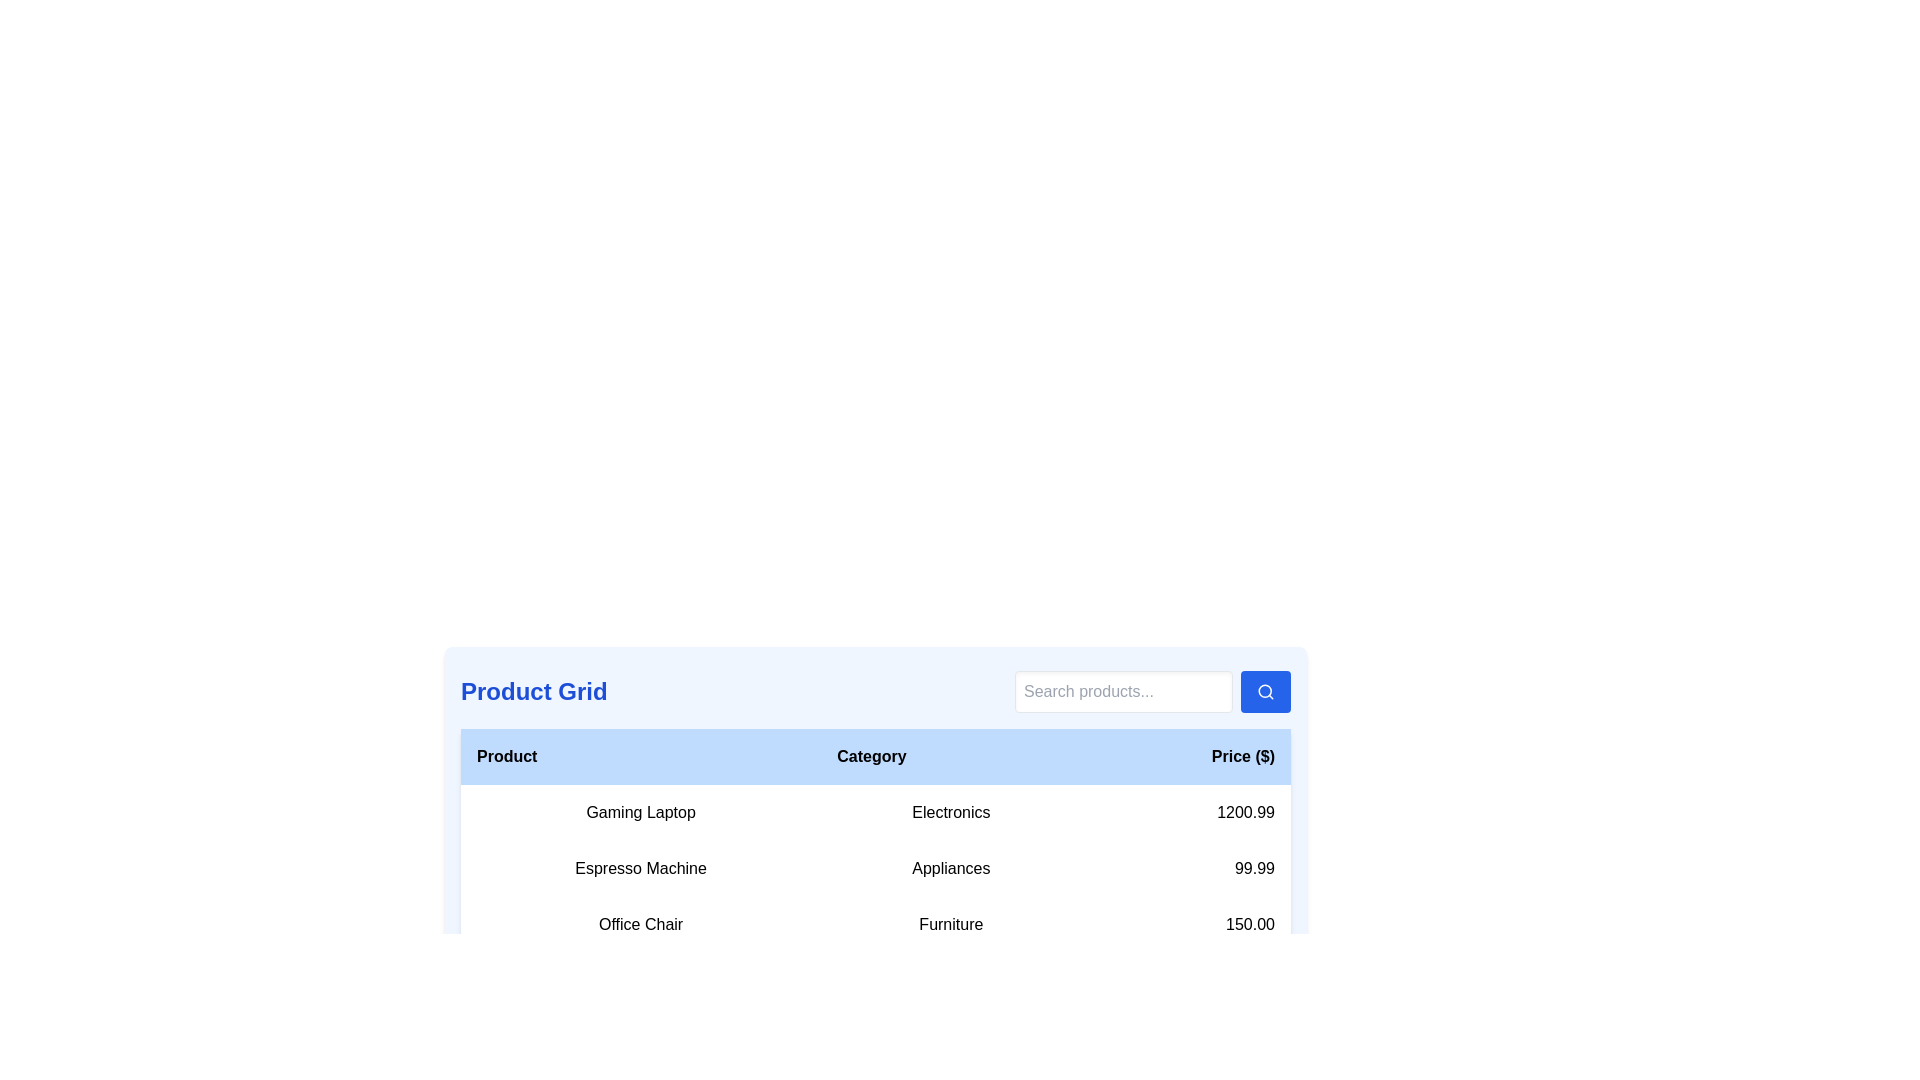 Image resolution: width=1920 pixels, height=1080 pixels. I want to click on price value displayed as '99.99' in the Price ($) column for the 'Espresso Machine' product, which is located in the rightmost cell of the second row, so click(1186, 867).